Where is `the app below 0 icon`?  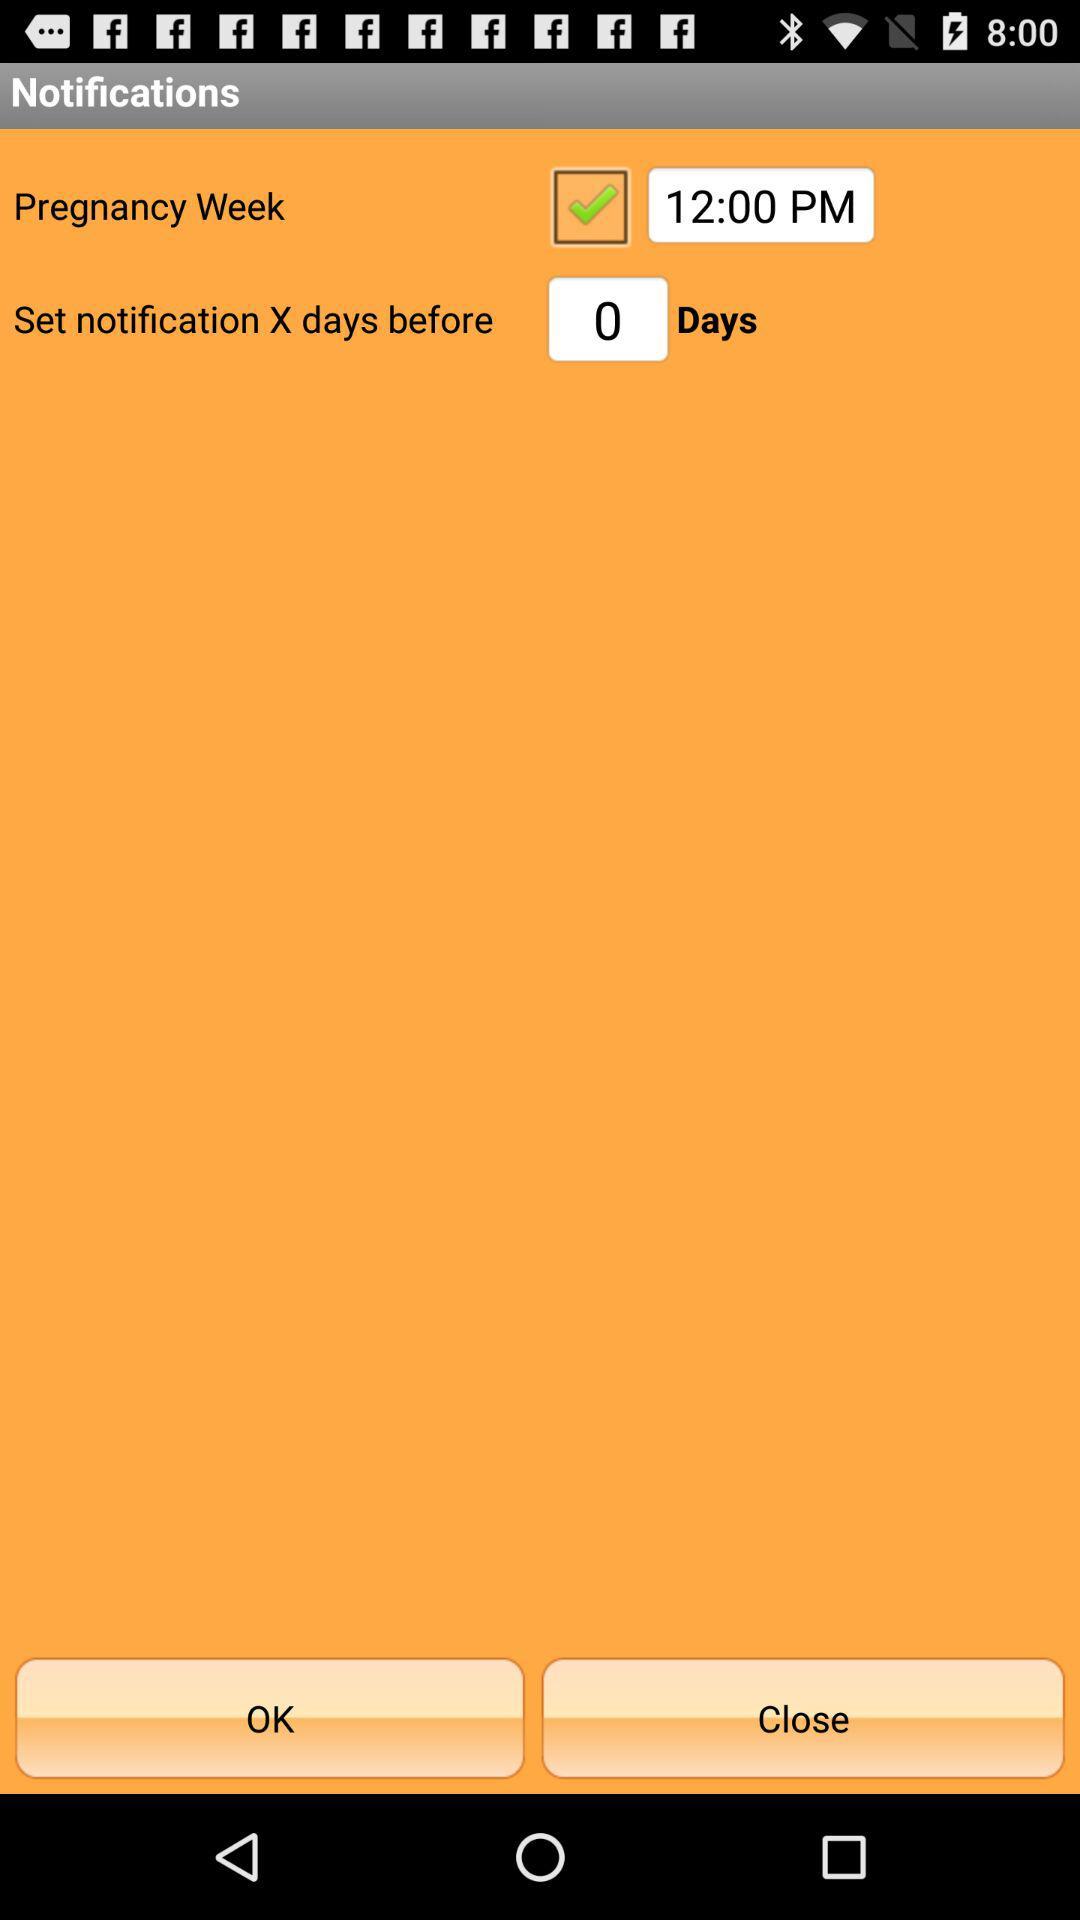
the app below 0 icon is located at coordinates (802, 1717).